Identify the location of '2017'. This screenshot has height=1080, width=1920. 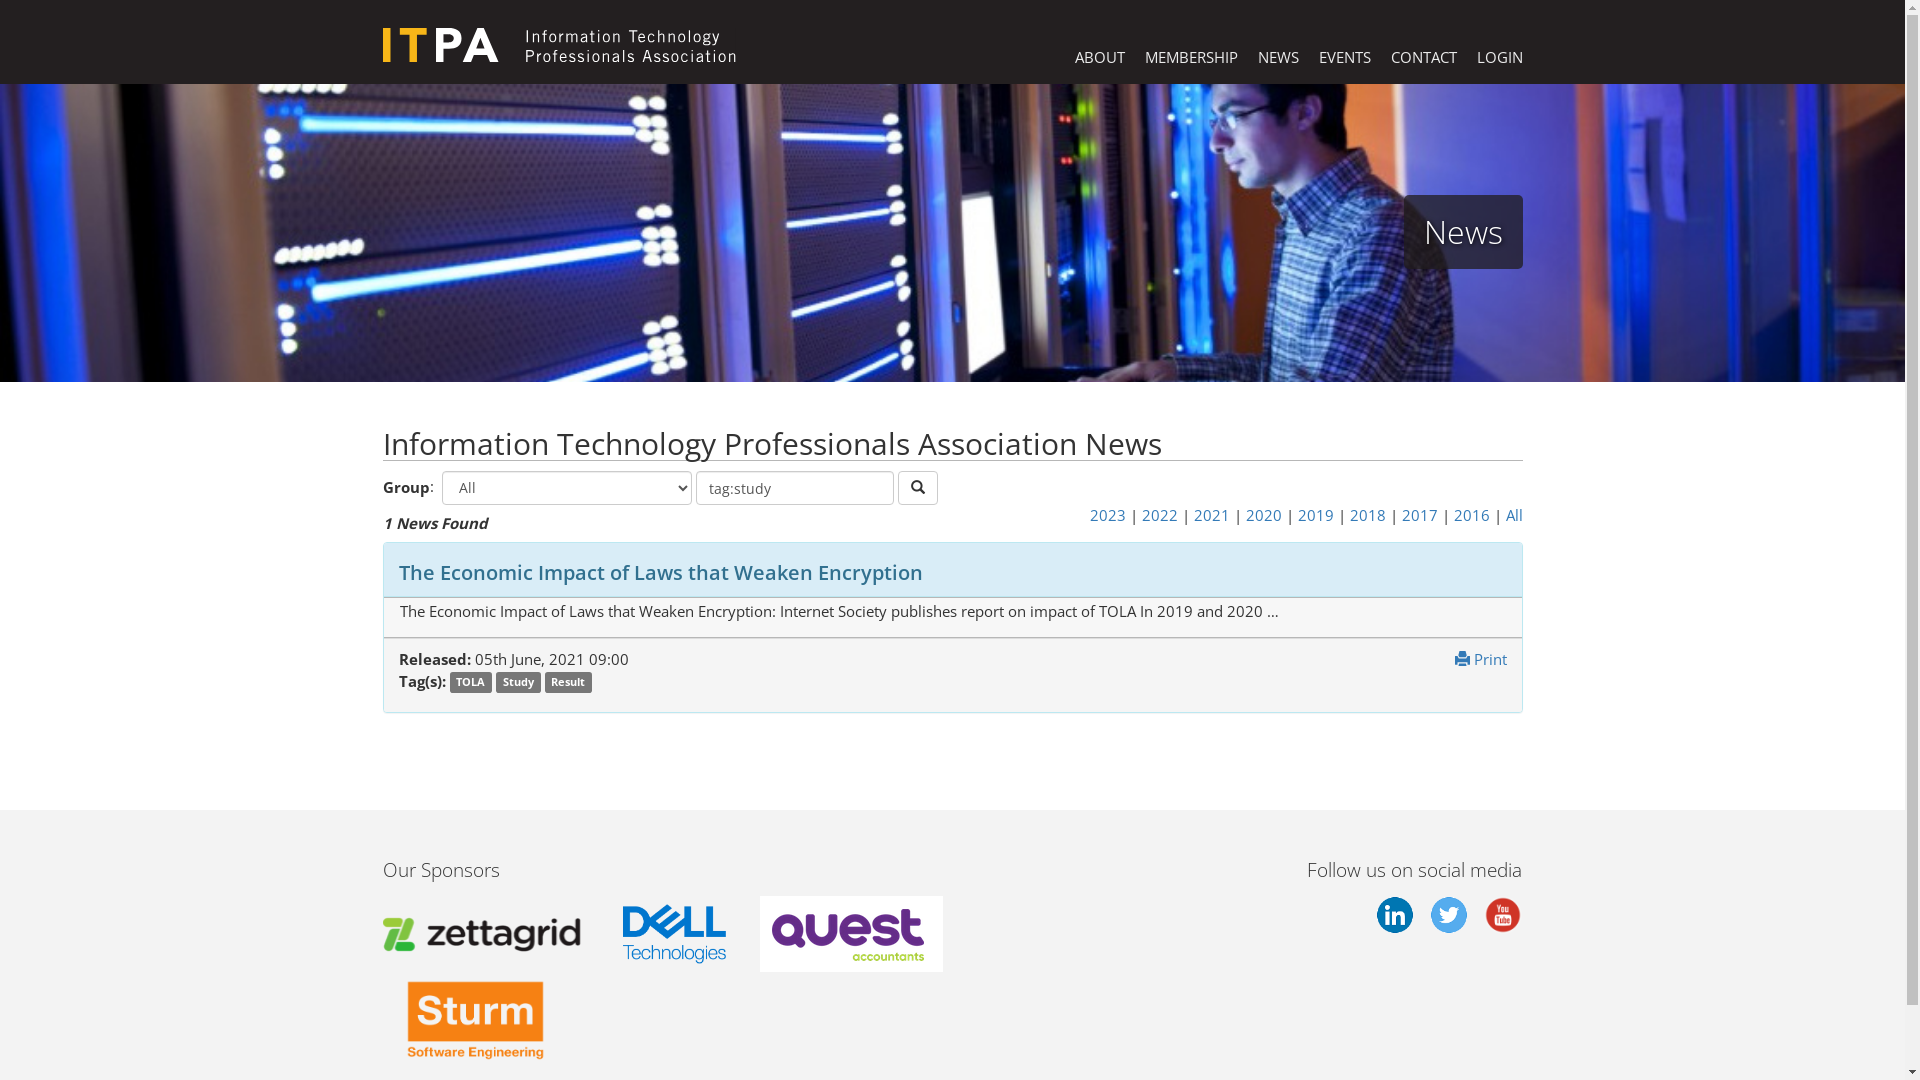
(1419, 514).